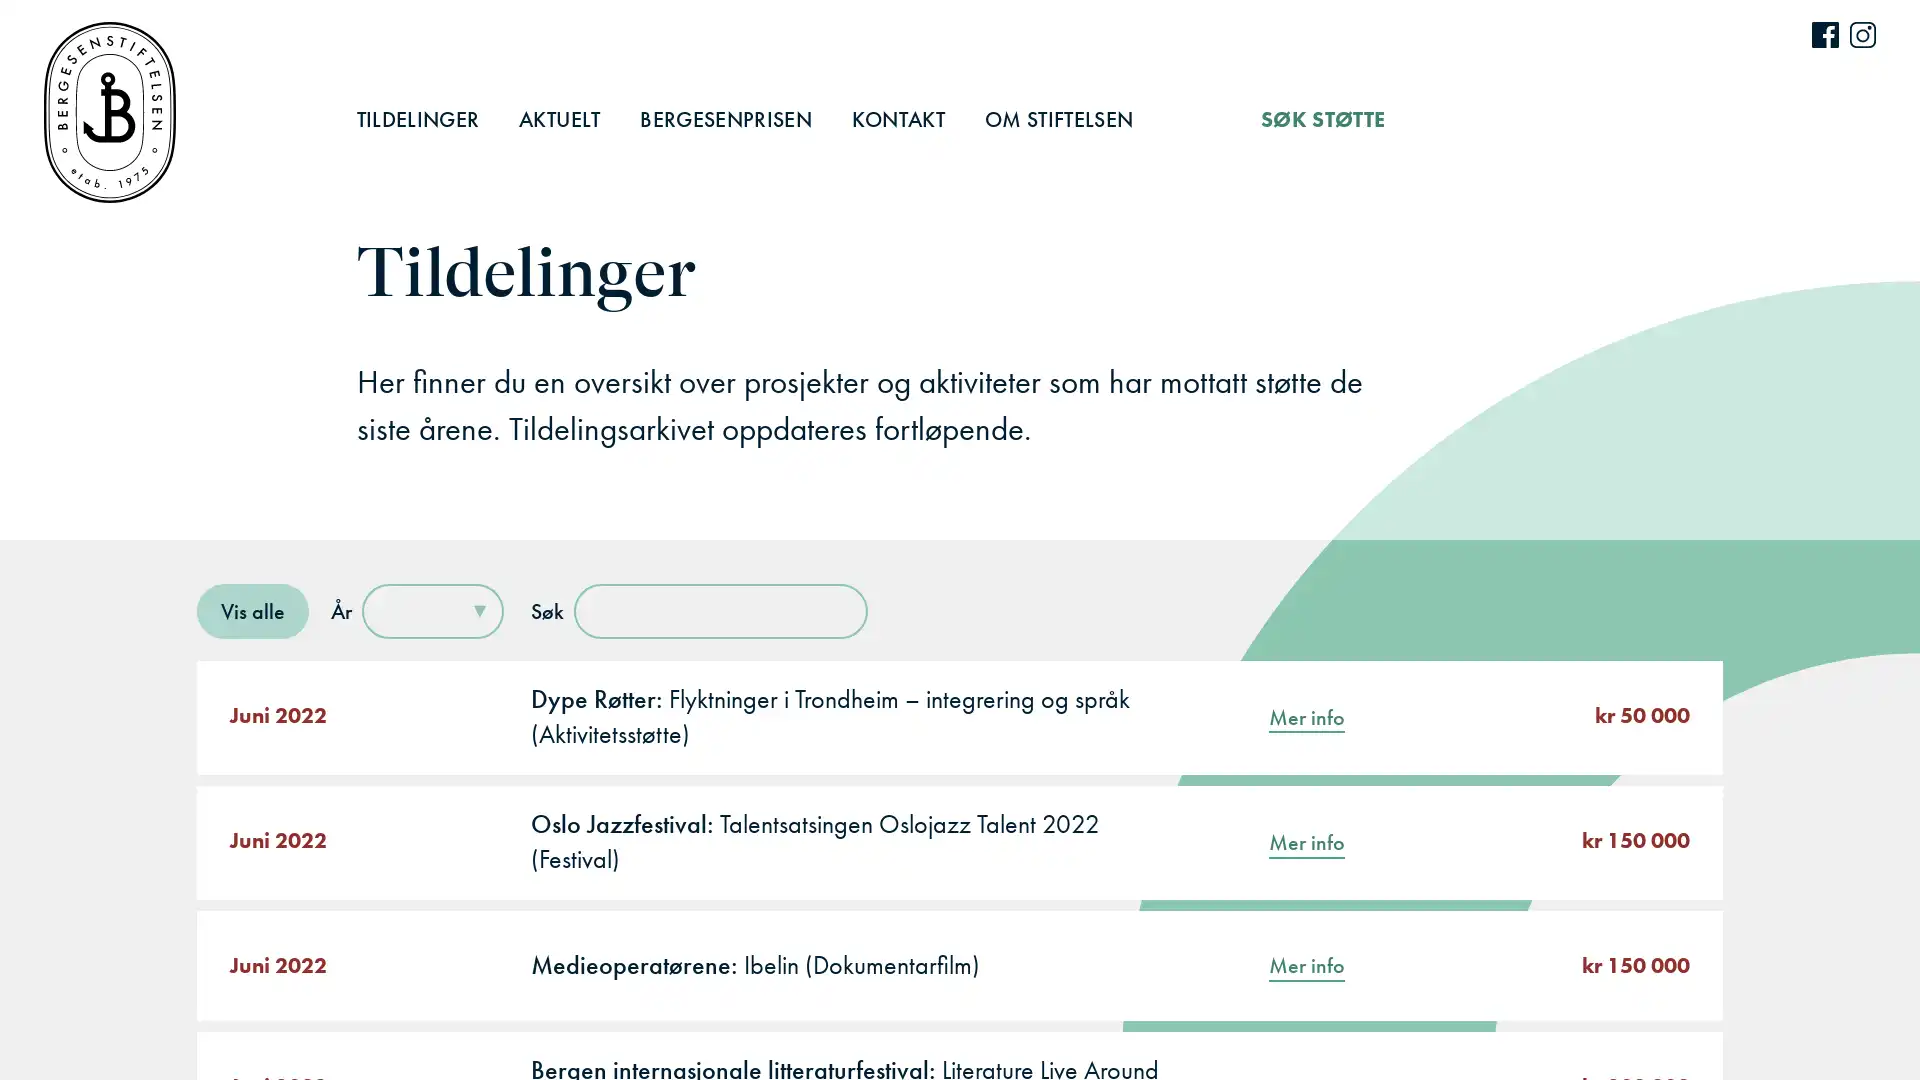  I want to click on Vis alle, so click(251, 609).